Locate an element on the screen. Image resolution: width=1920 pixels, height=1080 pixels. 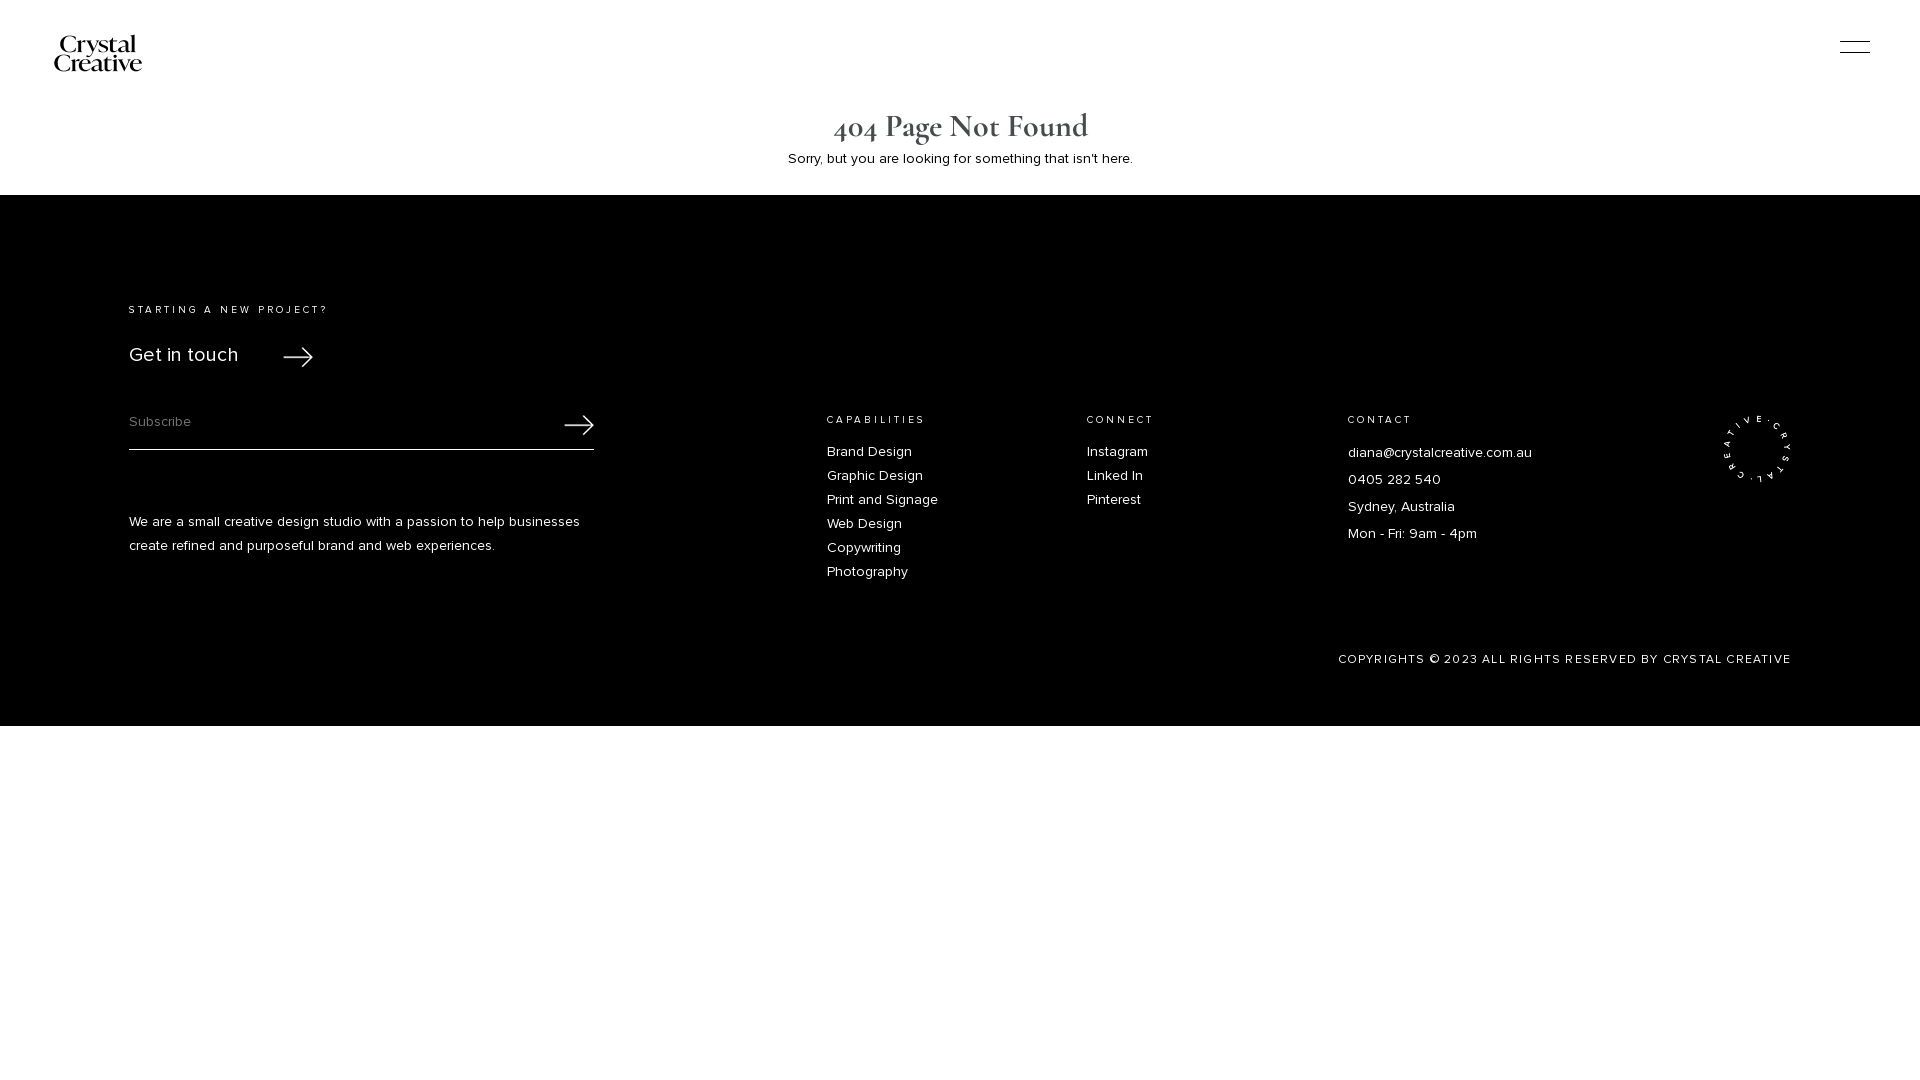
'Graphic Design' is located at coordinates (955, 475).